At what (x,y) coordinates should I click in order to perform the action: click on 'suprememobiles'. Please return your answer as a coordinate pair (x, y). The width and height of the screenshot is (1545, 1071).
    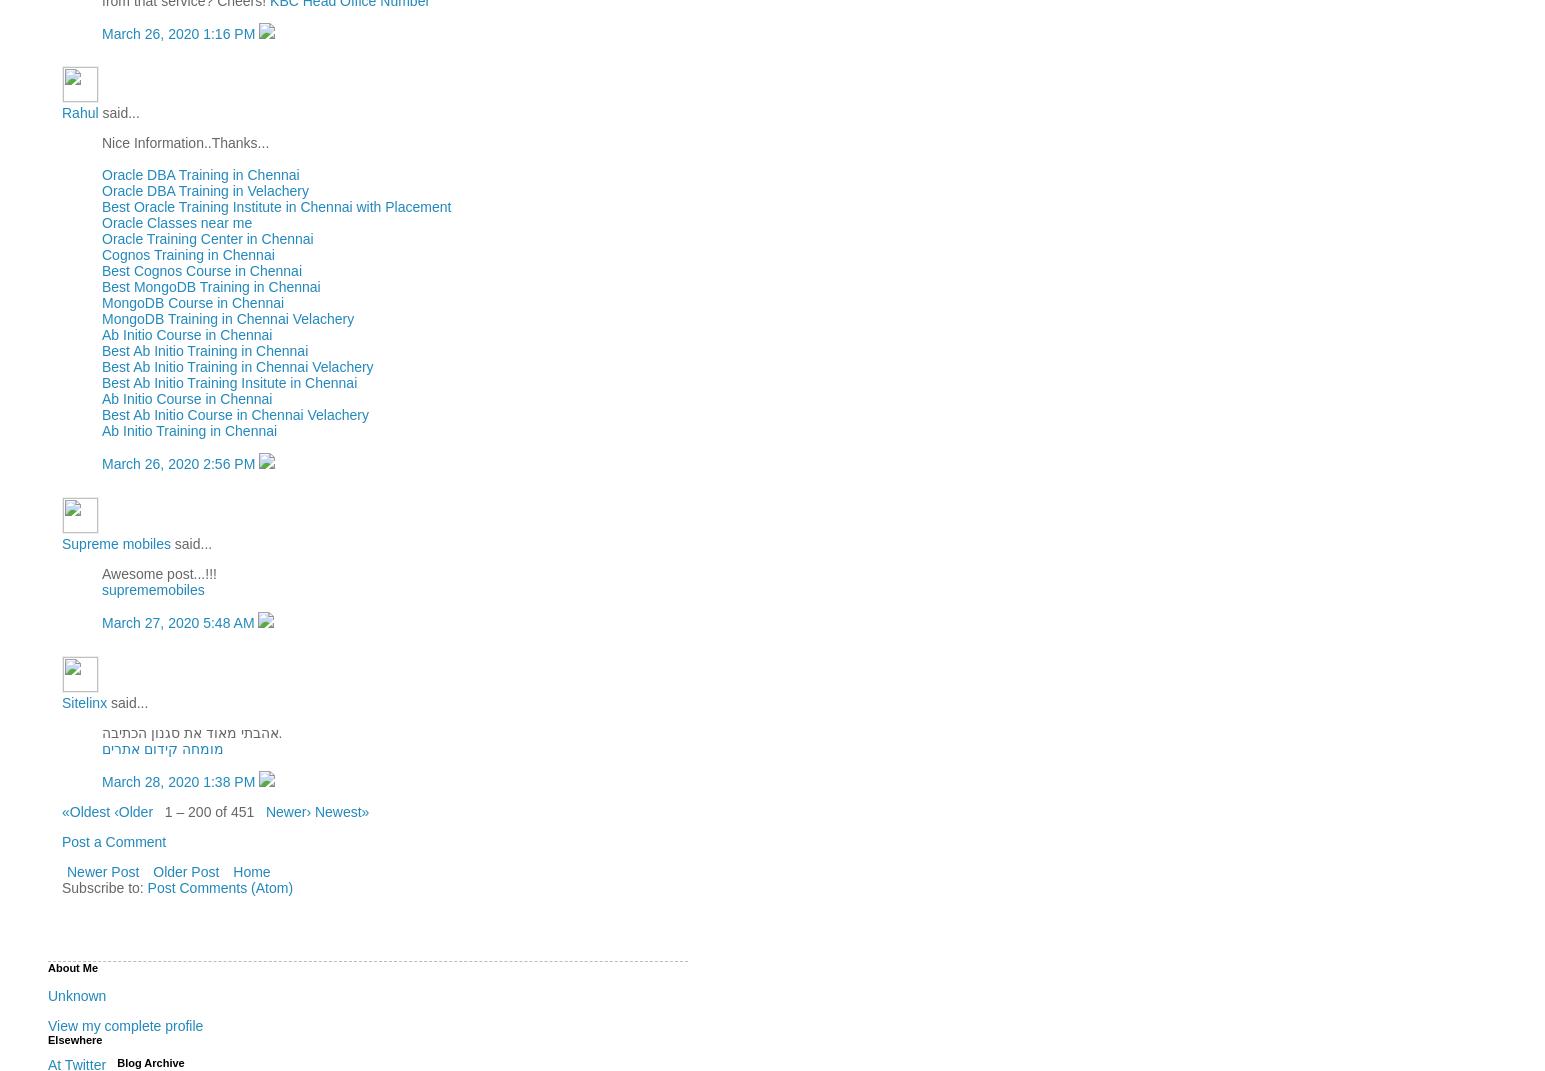
    Looking at the image, I should click on (100, 590).